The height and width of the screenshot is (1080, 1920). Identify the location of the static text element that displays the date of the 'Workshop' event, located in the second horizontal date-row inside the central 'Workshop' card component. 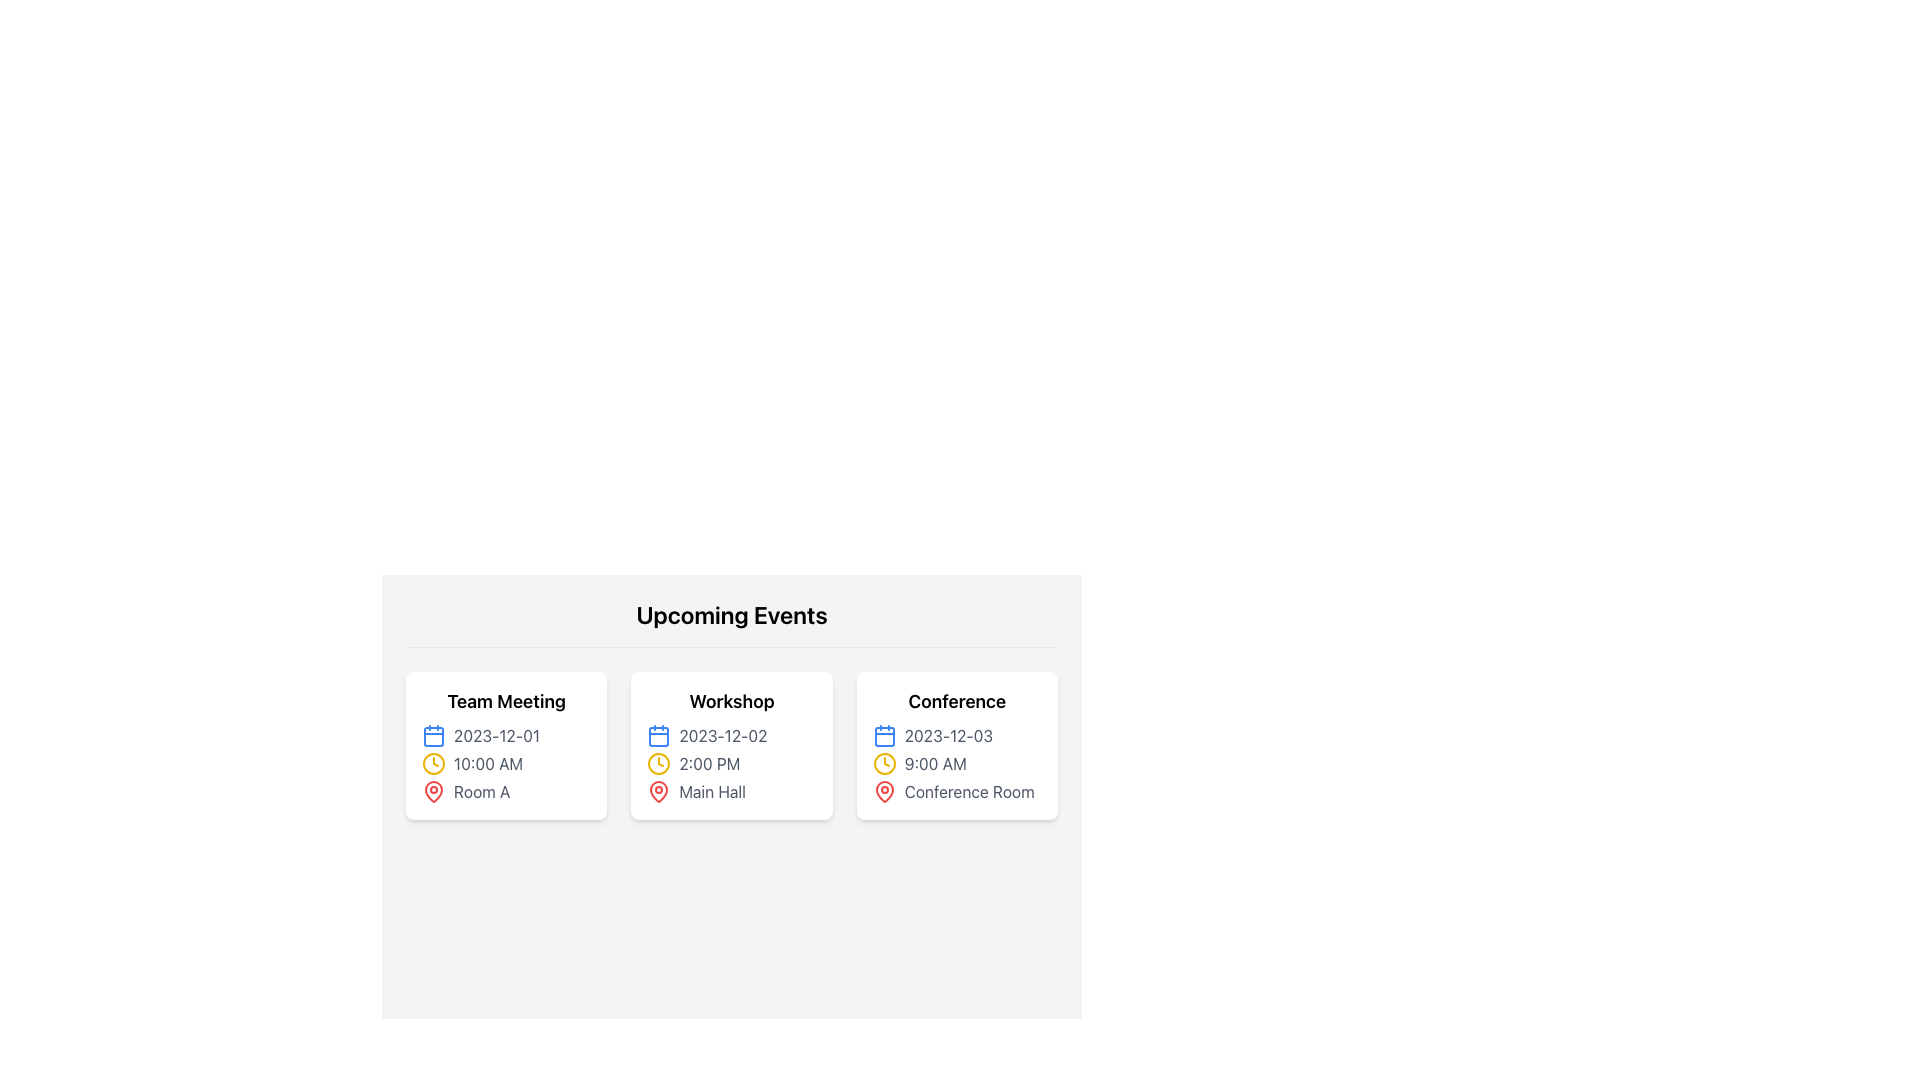
(730, 736).